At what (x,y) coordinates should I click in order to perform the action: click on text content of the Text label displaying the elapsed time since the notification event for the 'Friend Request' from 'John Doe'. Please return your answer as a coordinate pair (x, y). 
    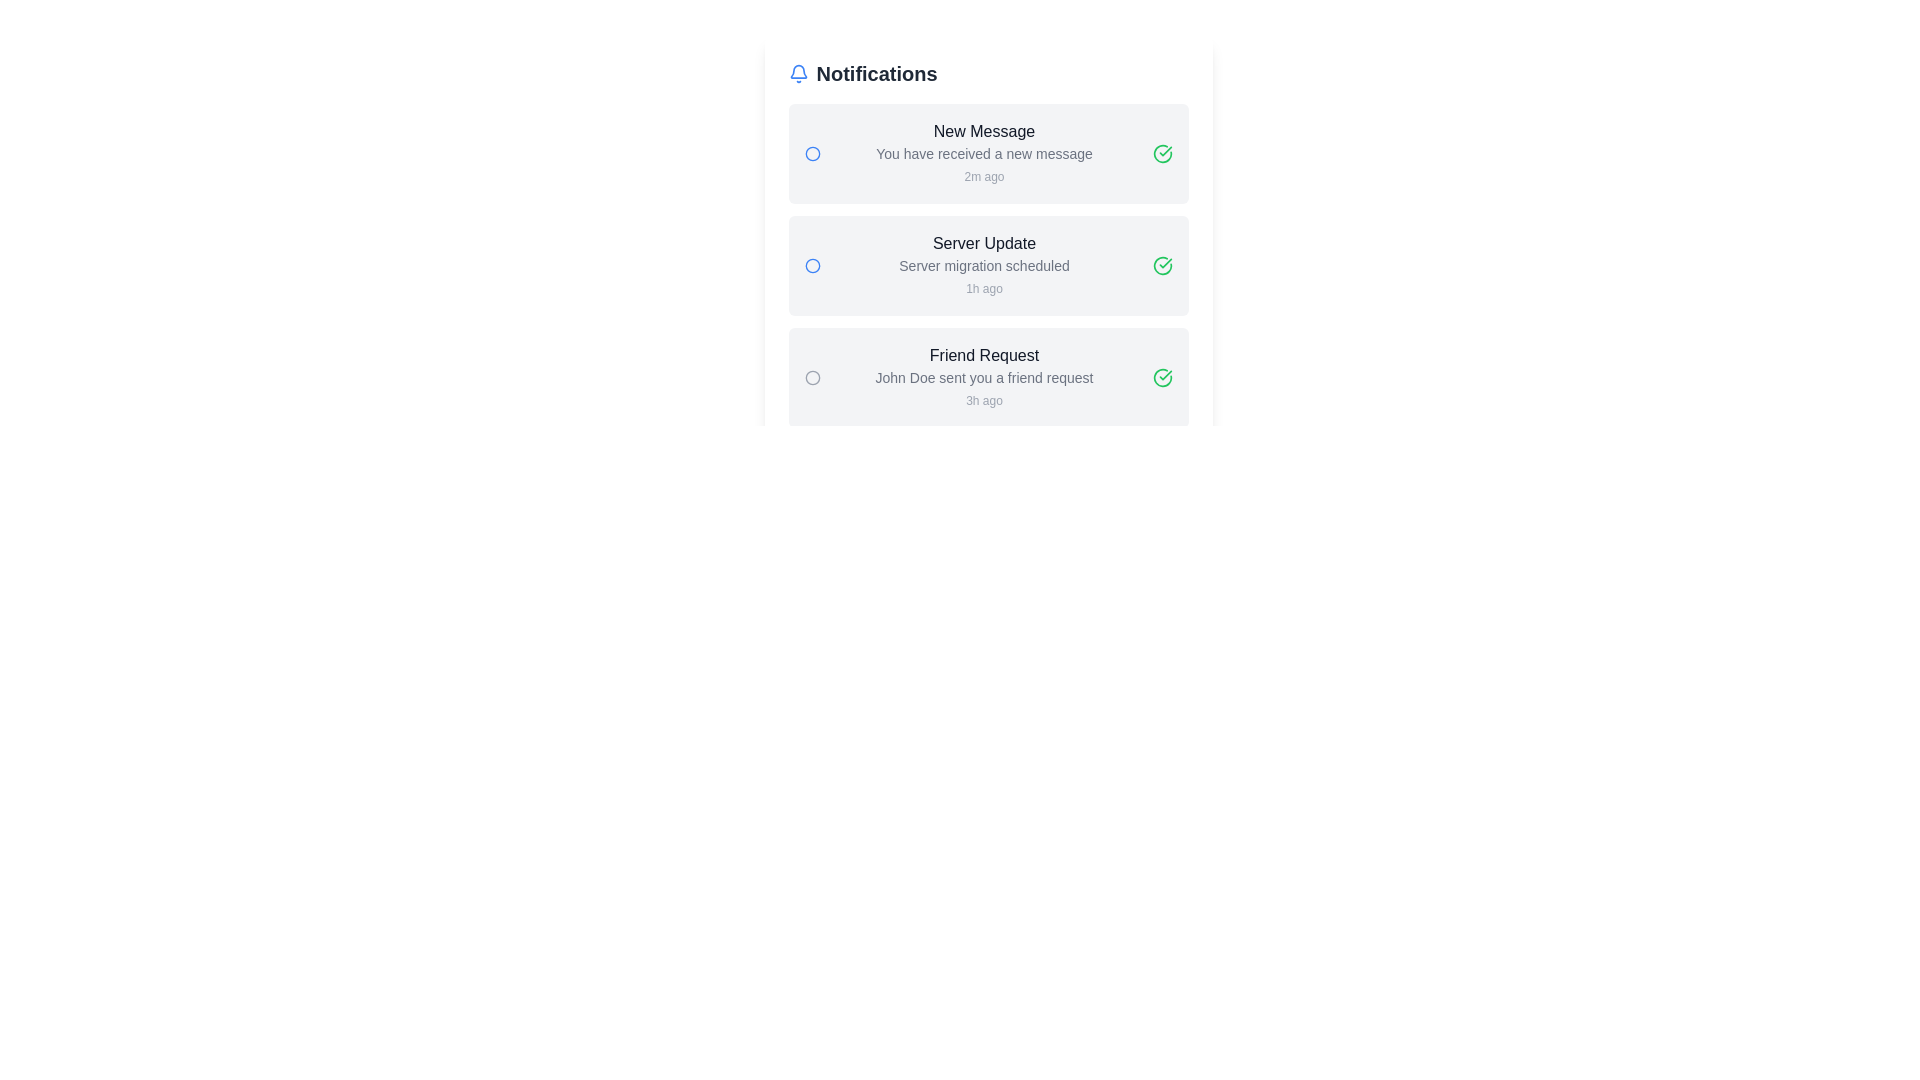
    Looking at the image, I should click on (984, 401).